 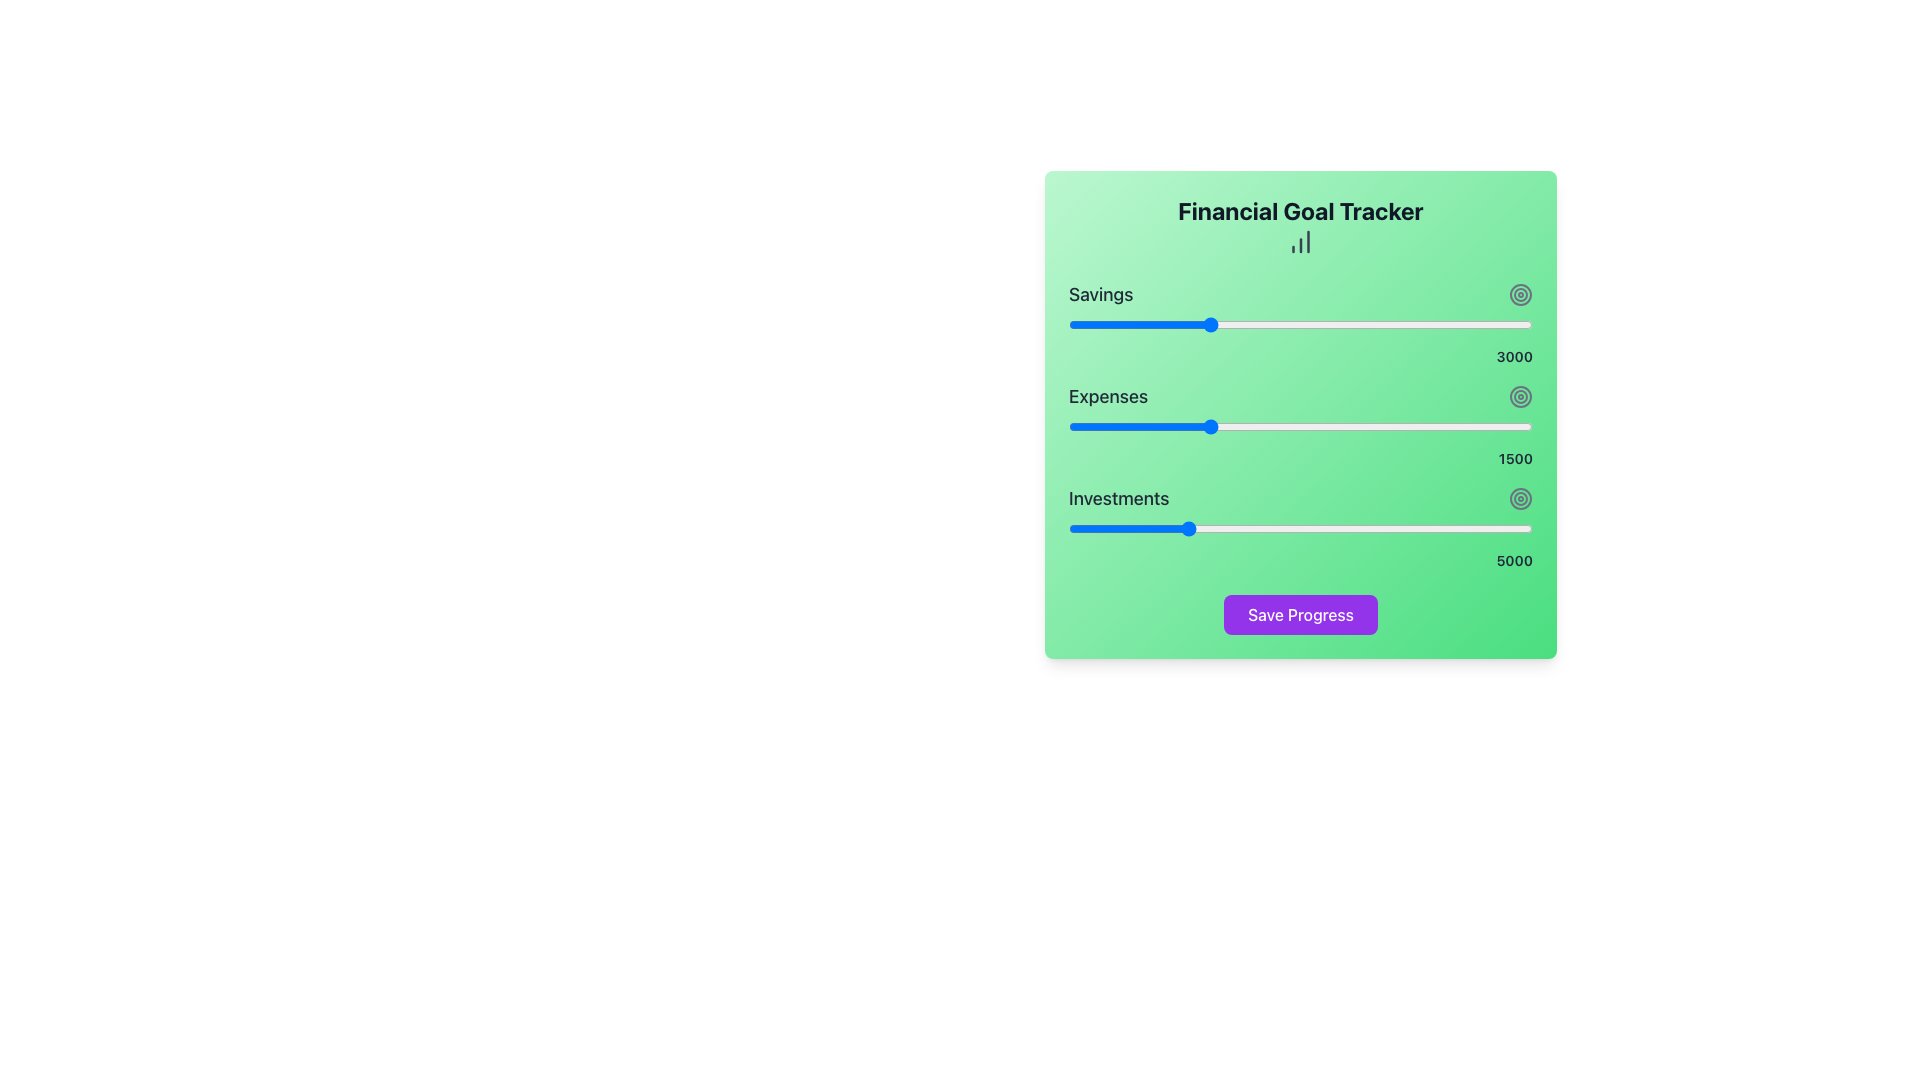 I want to click on the expenses slider, so click(x=1517, y=426).